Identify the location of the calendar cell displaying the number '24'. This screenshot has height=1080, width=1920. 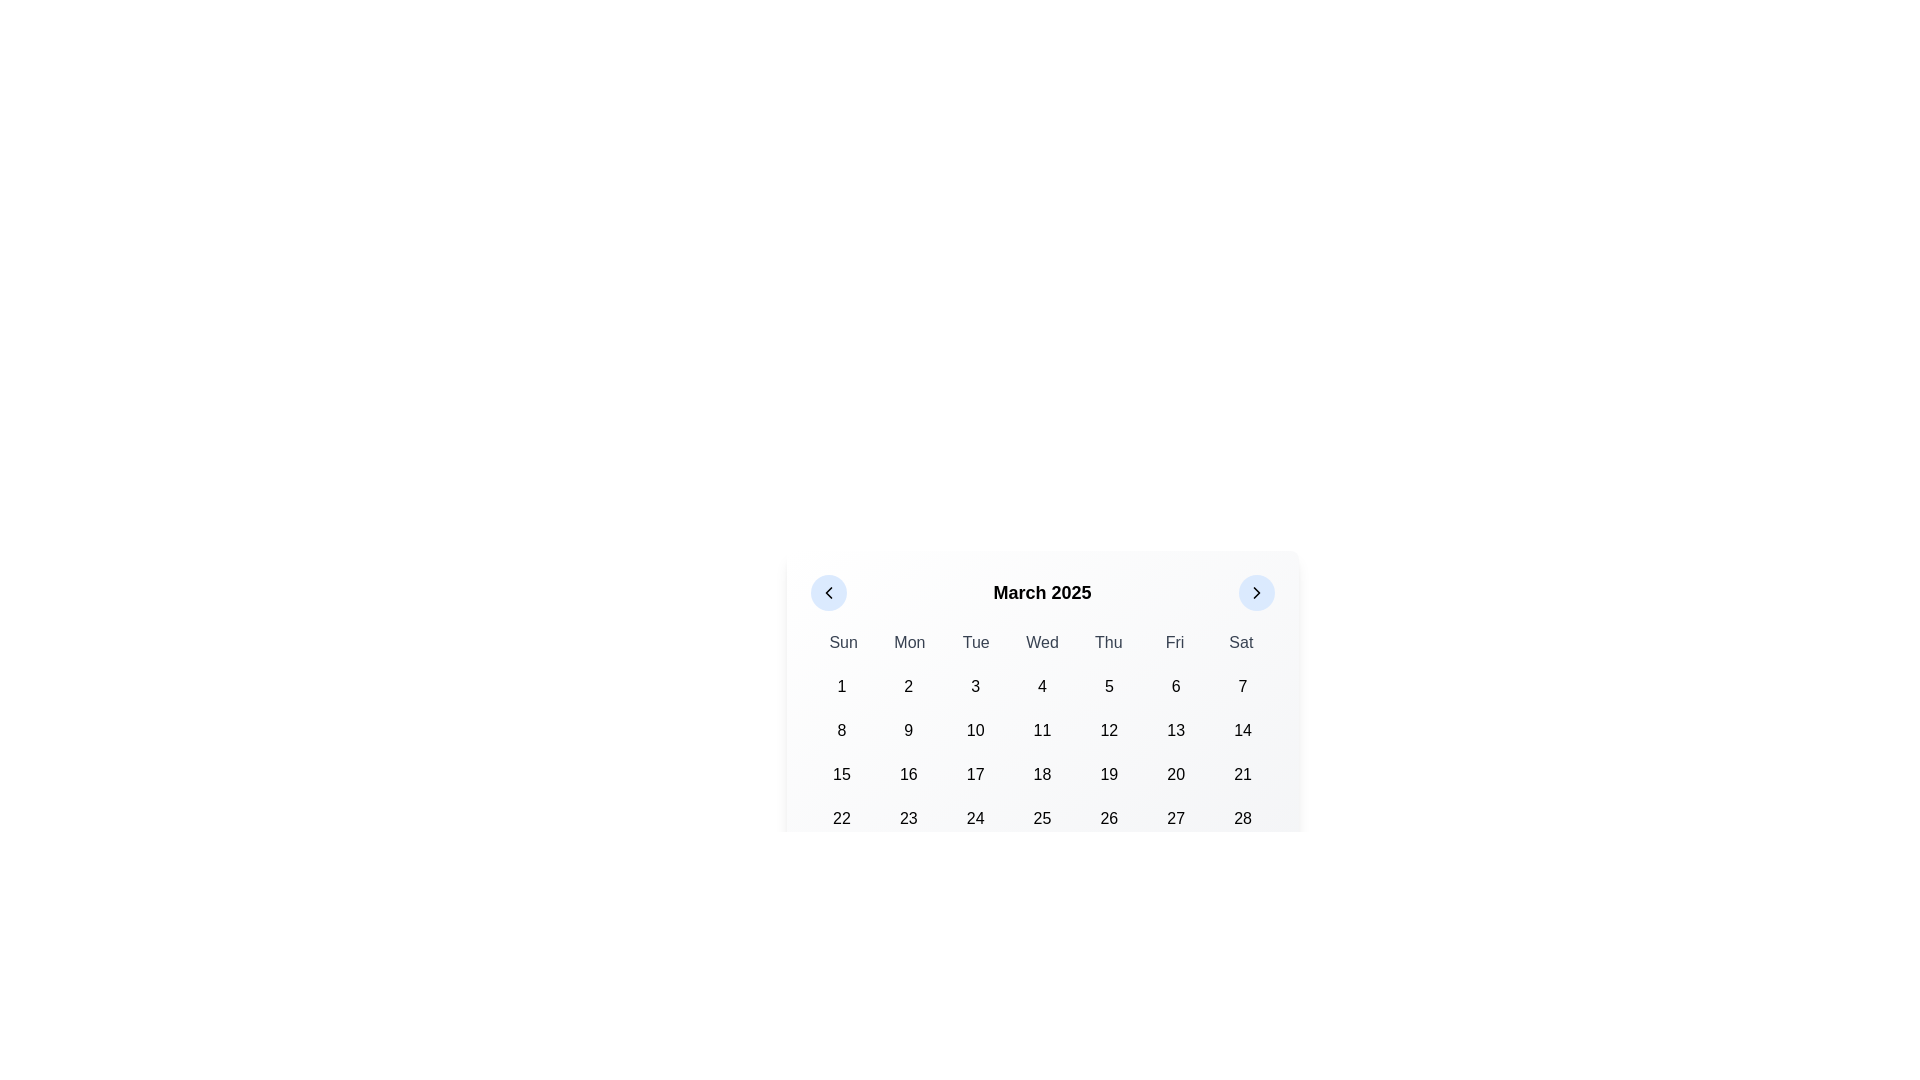
(975, 818).